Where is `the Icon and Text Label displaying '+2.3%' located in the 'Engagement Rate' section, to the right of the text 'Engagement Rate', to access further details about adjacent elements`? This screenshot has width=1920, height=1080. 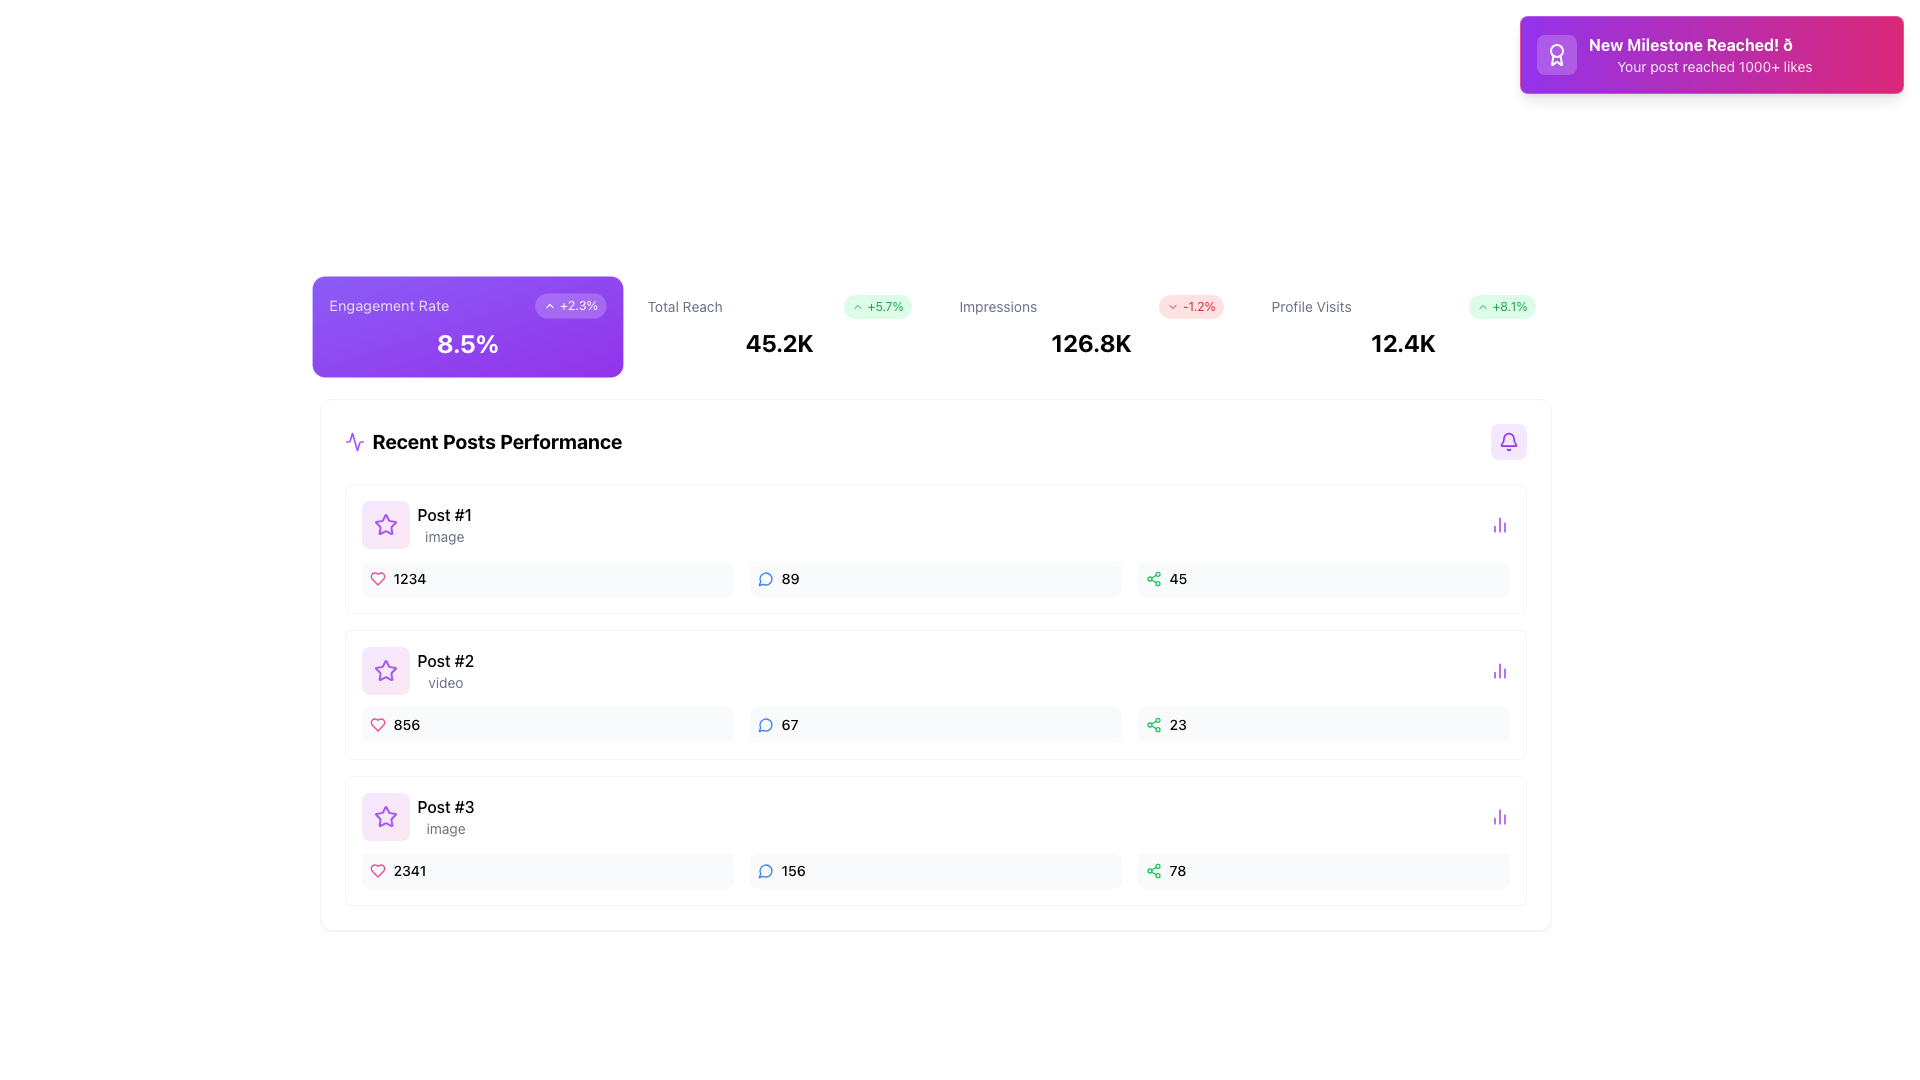 the Icon and Text Label displaying '+2.3%' located in the 'Engagement Rate' section, to the right of the text 'Engagement Rate', to access further details about adjacent elements is located at coordinates (569, 305).